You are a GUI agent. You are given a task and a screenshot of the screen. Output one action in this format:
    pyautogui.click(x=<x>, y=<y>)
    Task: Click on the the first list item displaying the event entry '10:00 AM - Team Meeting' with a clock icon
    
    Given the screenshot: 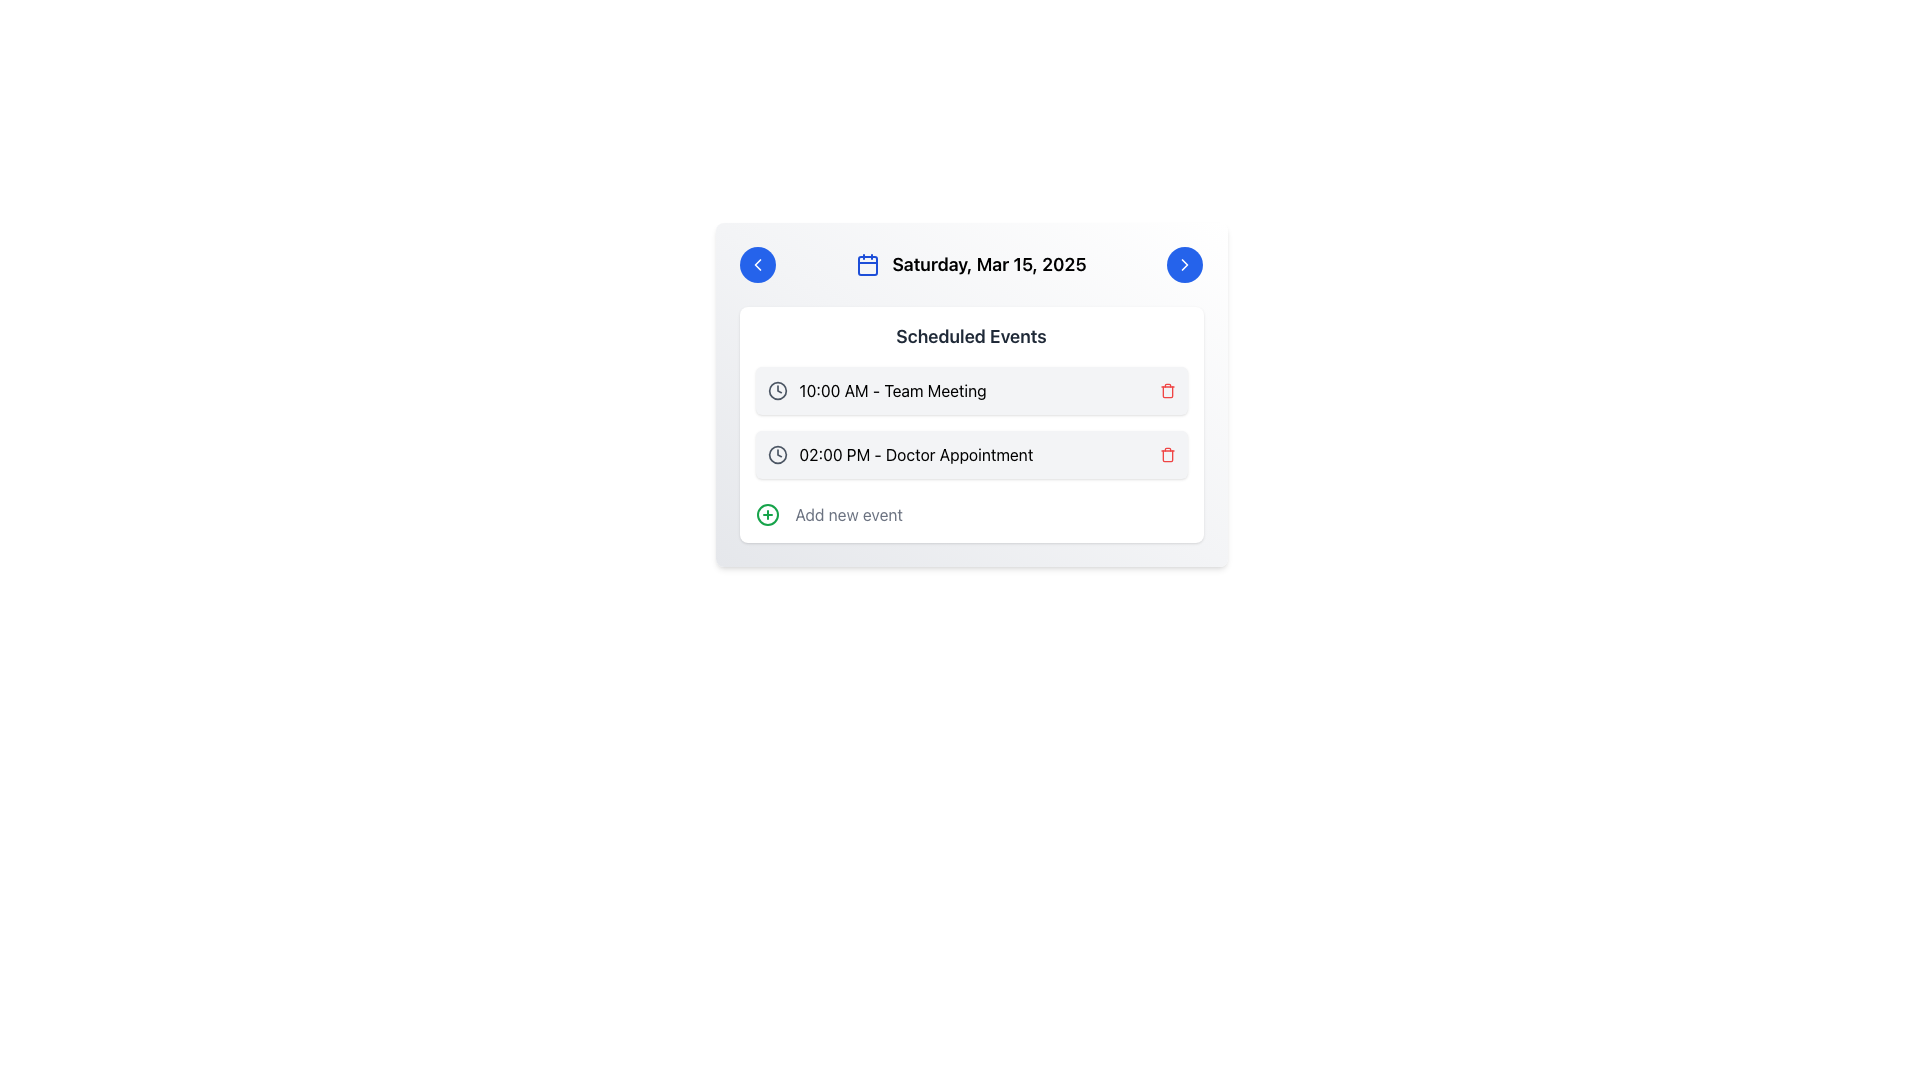 What is the action you would take?
    pyautogui.click(x=877, y=390)
    